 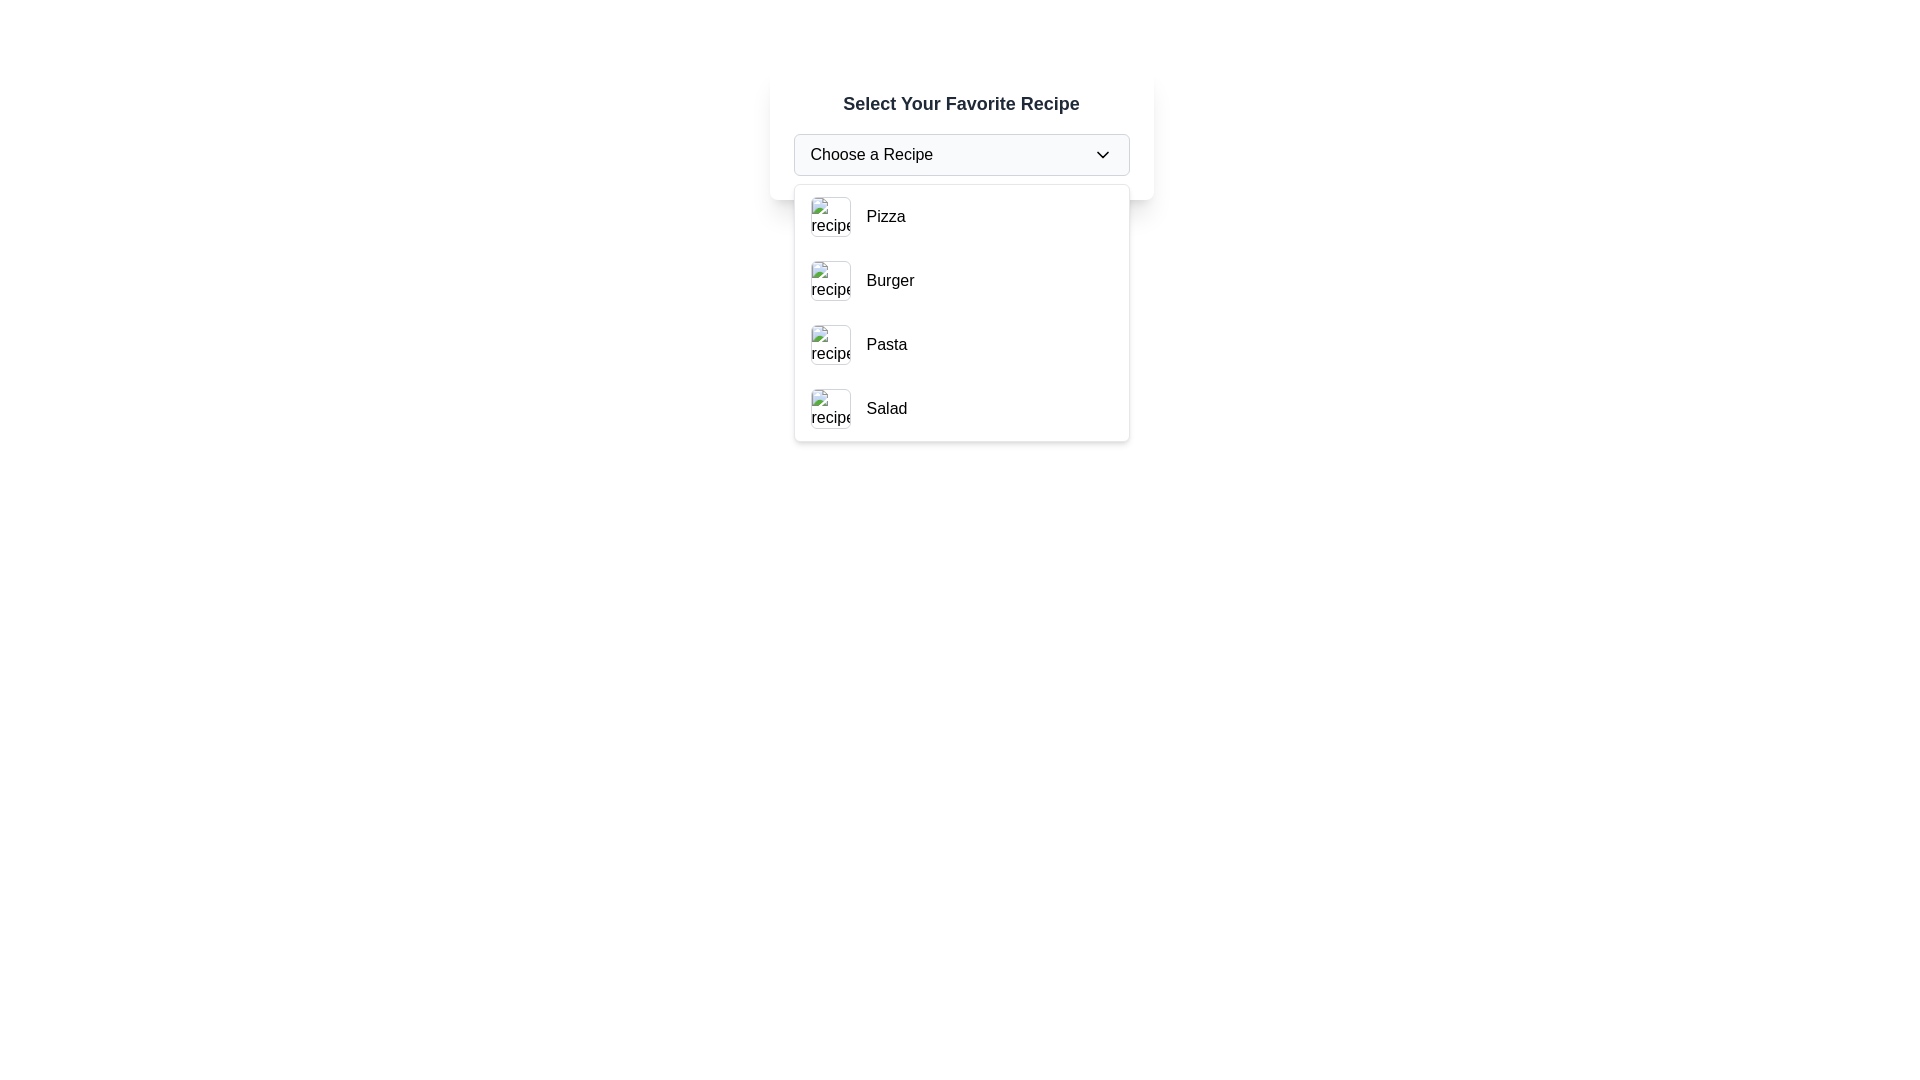 I want to click on to select the 'Salad' option in the dropdown menu labeled 'Select Your Favorite Recipe', which is the last item in the list, so click(x=961, y=407).